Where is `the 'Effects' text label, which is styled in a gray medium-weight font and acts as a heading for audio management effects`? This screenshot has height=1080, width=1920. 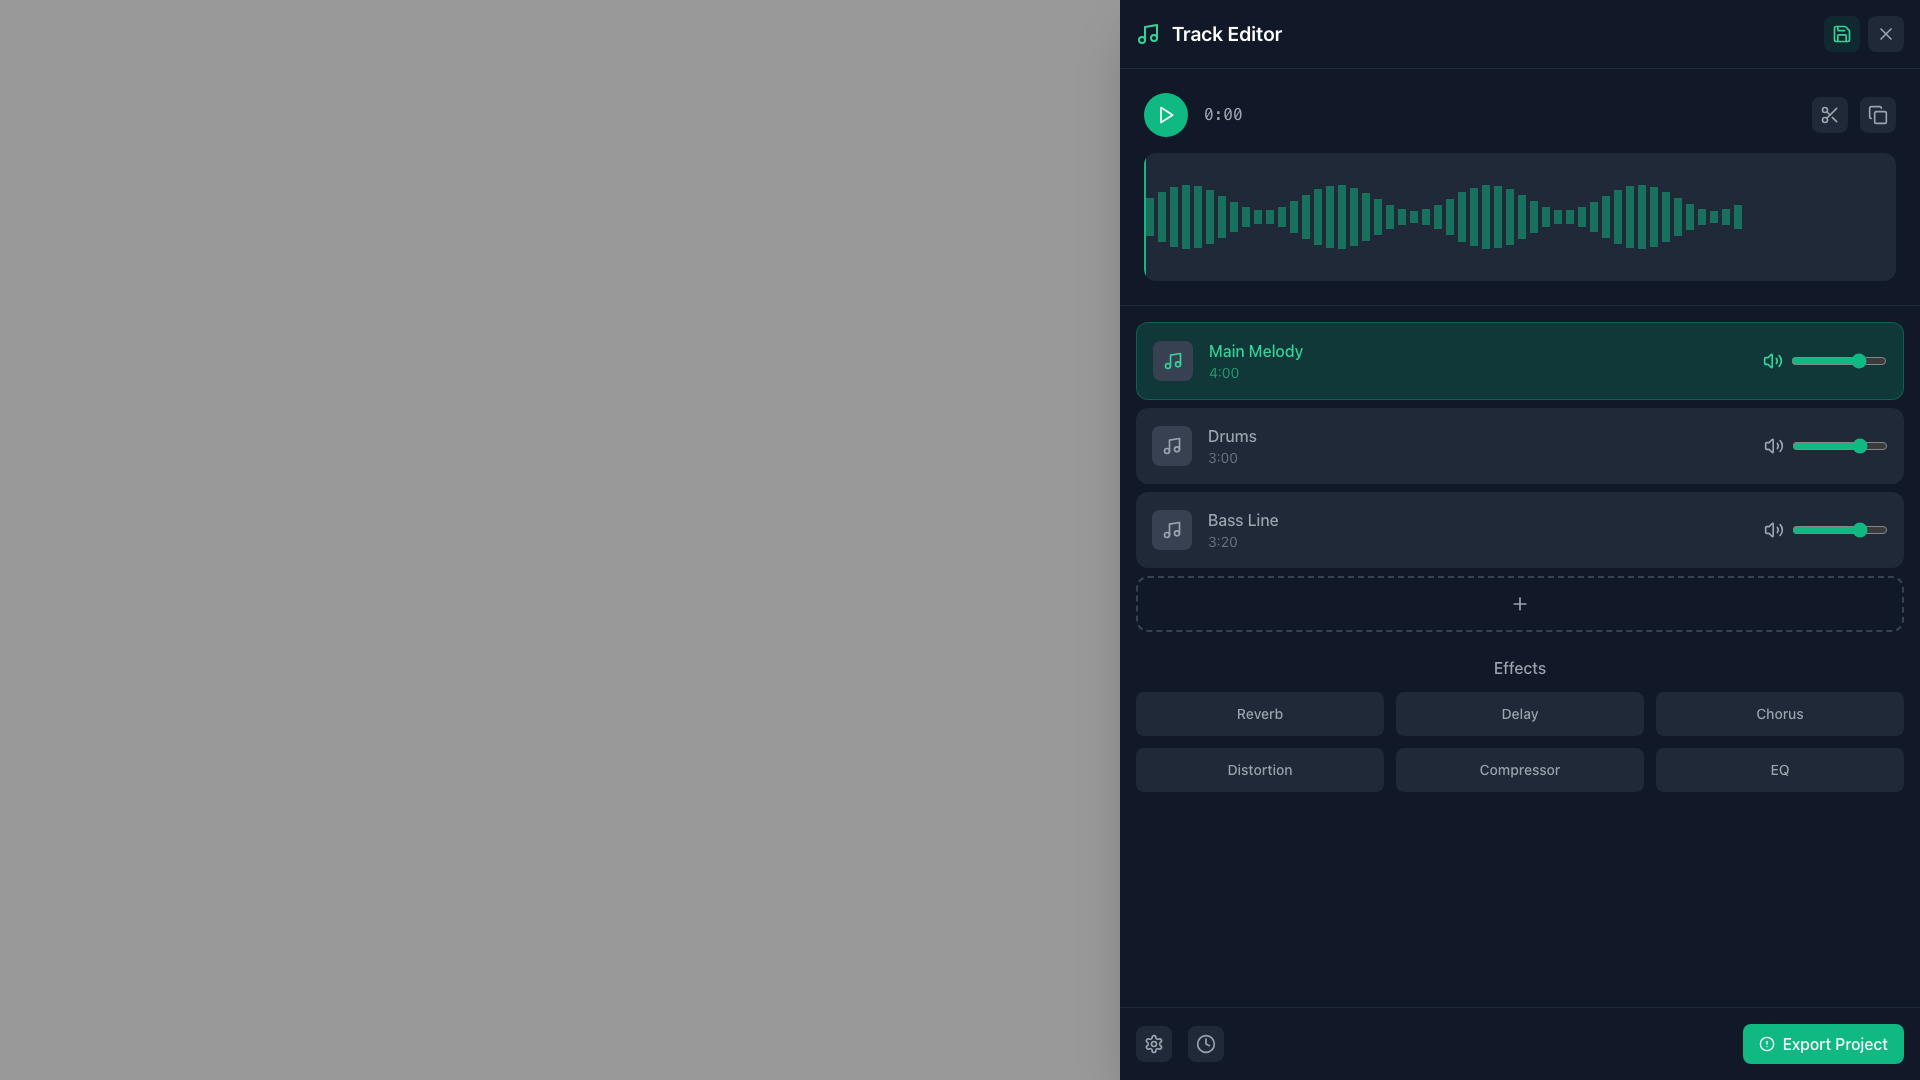 the 'Effects' text label, which is styled in a gray medium-weight font and acts as a heading for audio management effects is located at coordinates (1520, 667).